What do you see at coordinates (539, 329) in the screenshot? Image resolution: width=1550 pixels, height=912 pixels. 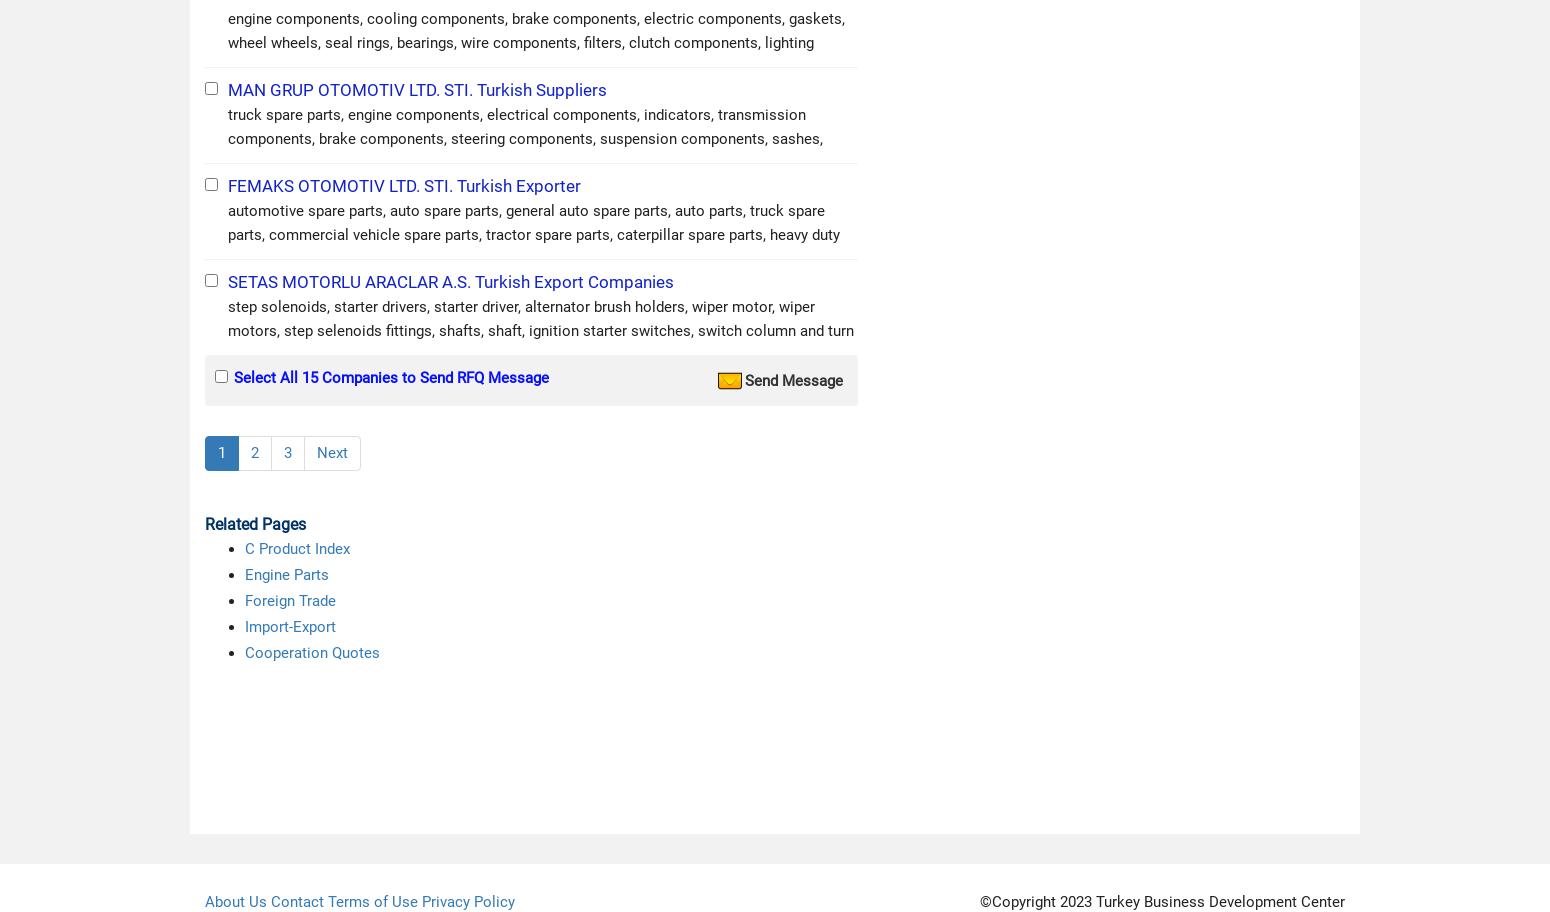 I see `'step solenoids, starter drivers, starter driver, alternator brush holders, wiper motor, wiper motors, step selenoids fittings, shafts, shaft, ignition starter switches, switch column and turn signal s'` at bounding box center [539, 329].